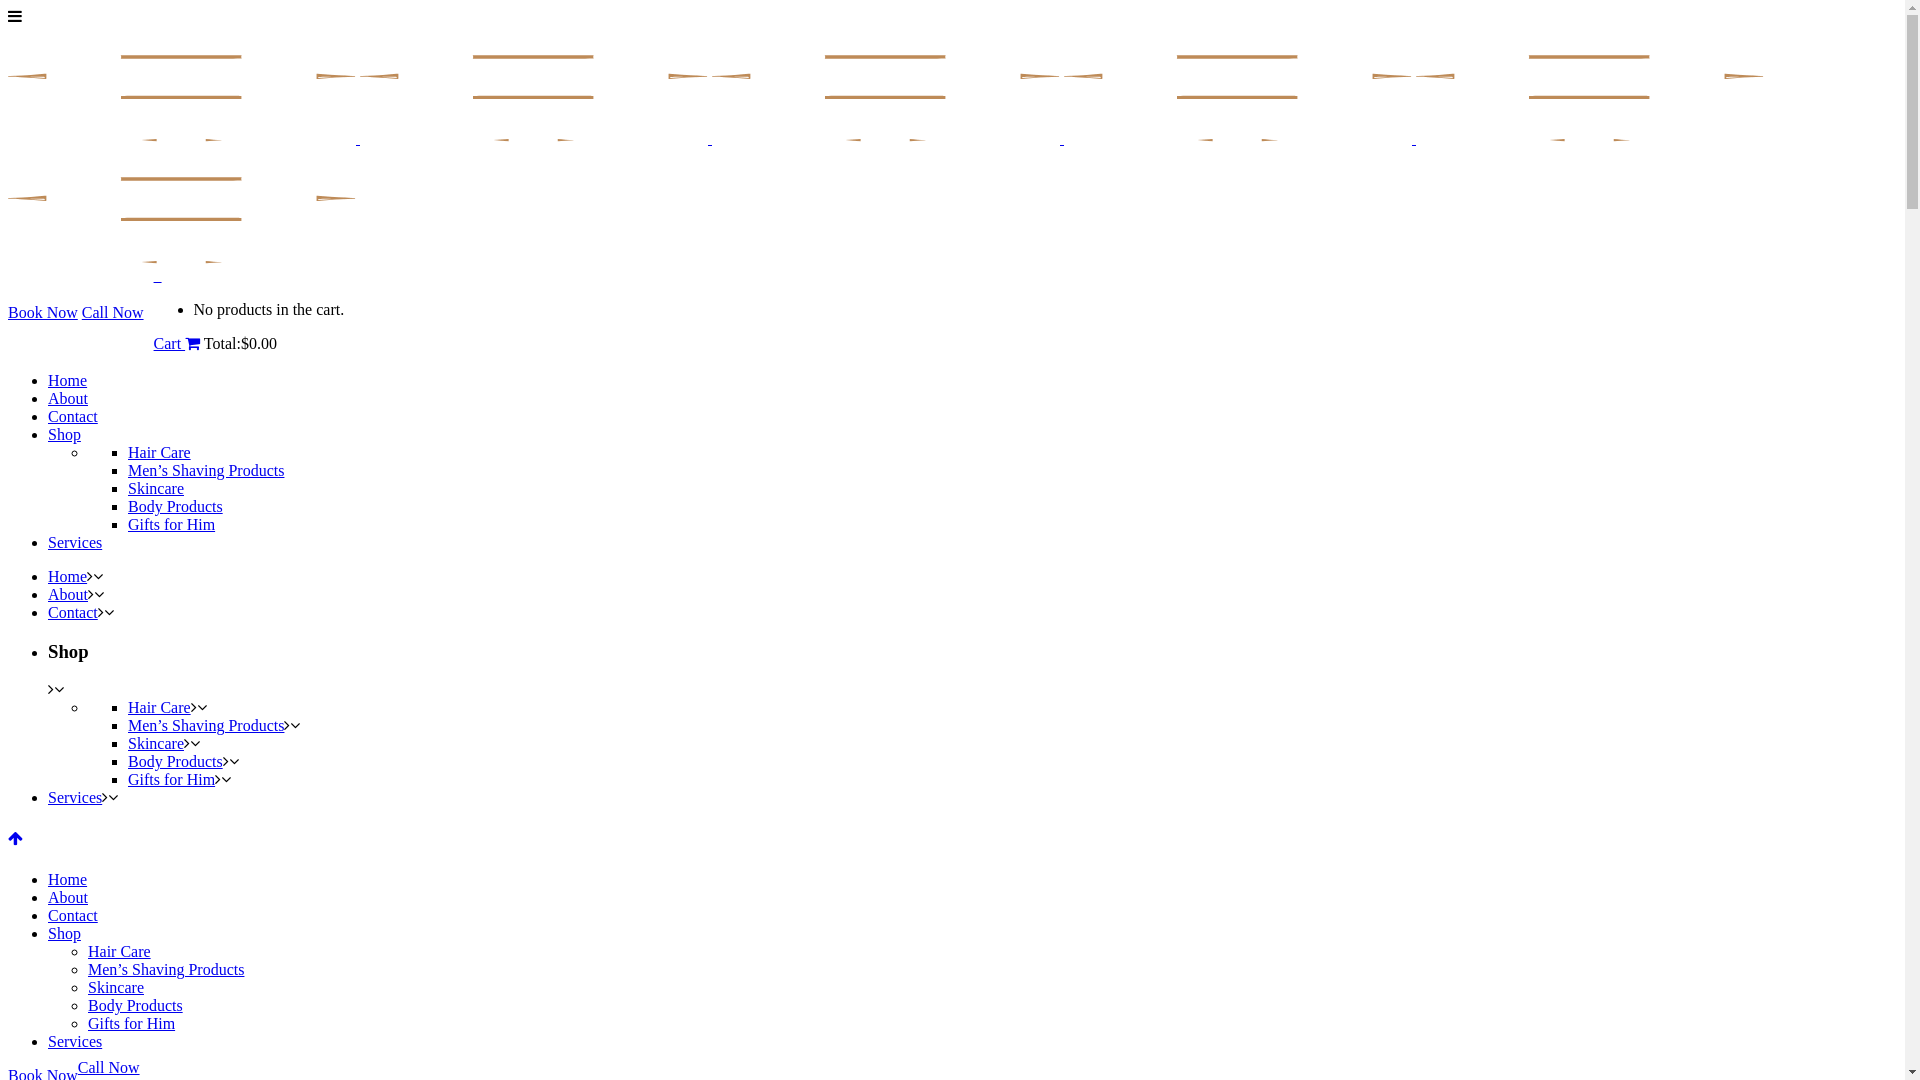 The width and height of the screenshot is (1920, 1080). What do you see at coordinates (112, 312) in the screenshot?
I see `'Call Now'` at bounding box center [112, 312].